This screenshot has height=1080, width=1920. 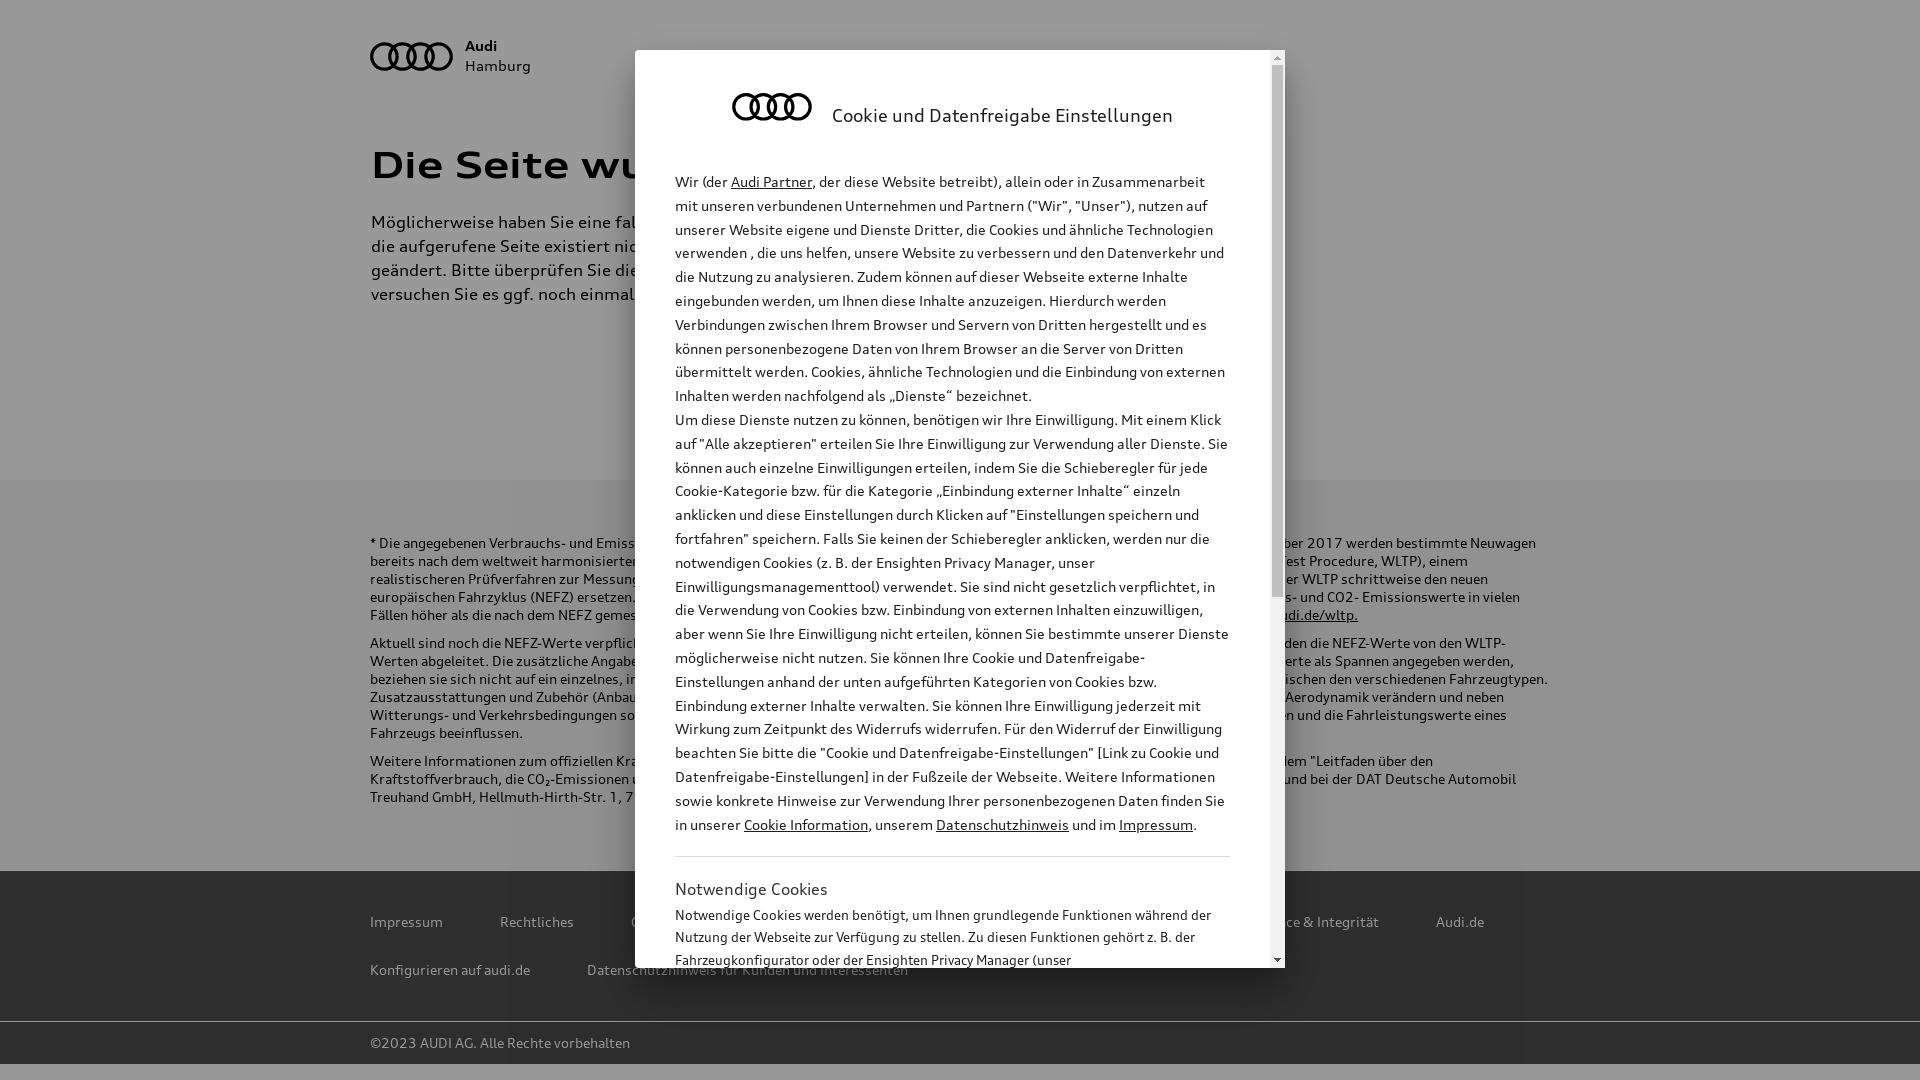 What do you see at coordinates (770, 181) in the screenshot?
I see `'Audi Partner'` at bounding box center [770, 181].